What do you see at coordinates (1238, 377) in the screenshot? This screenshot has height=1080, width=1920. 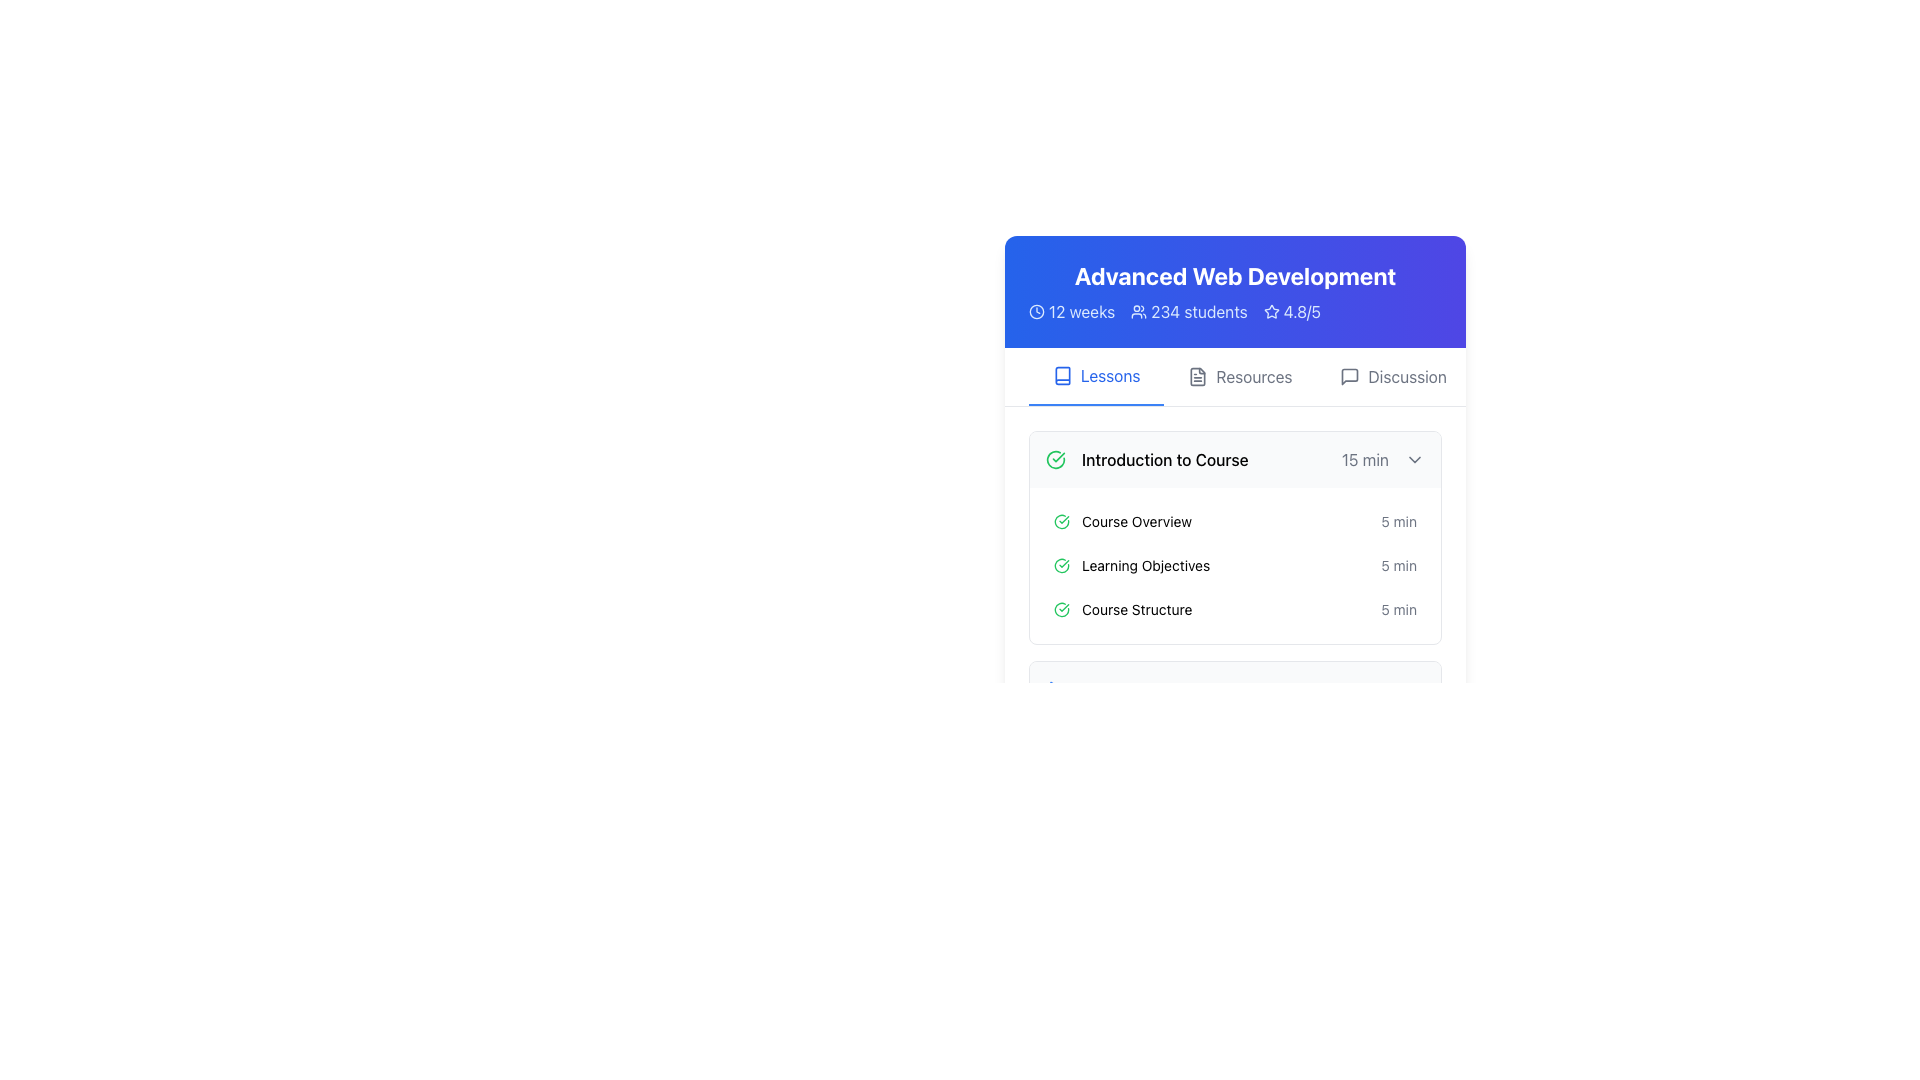 I see `the 'Resources' button in the middle of the navigation menu` at bounding box center [1238, 377].